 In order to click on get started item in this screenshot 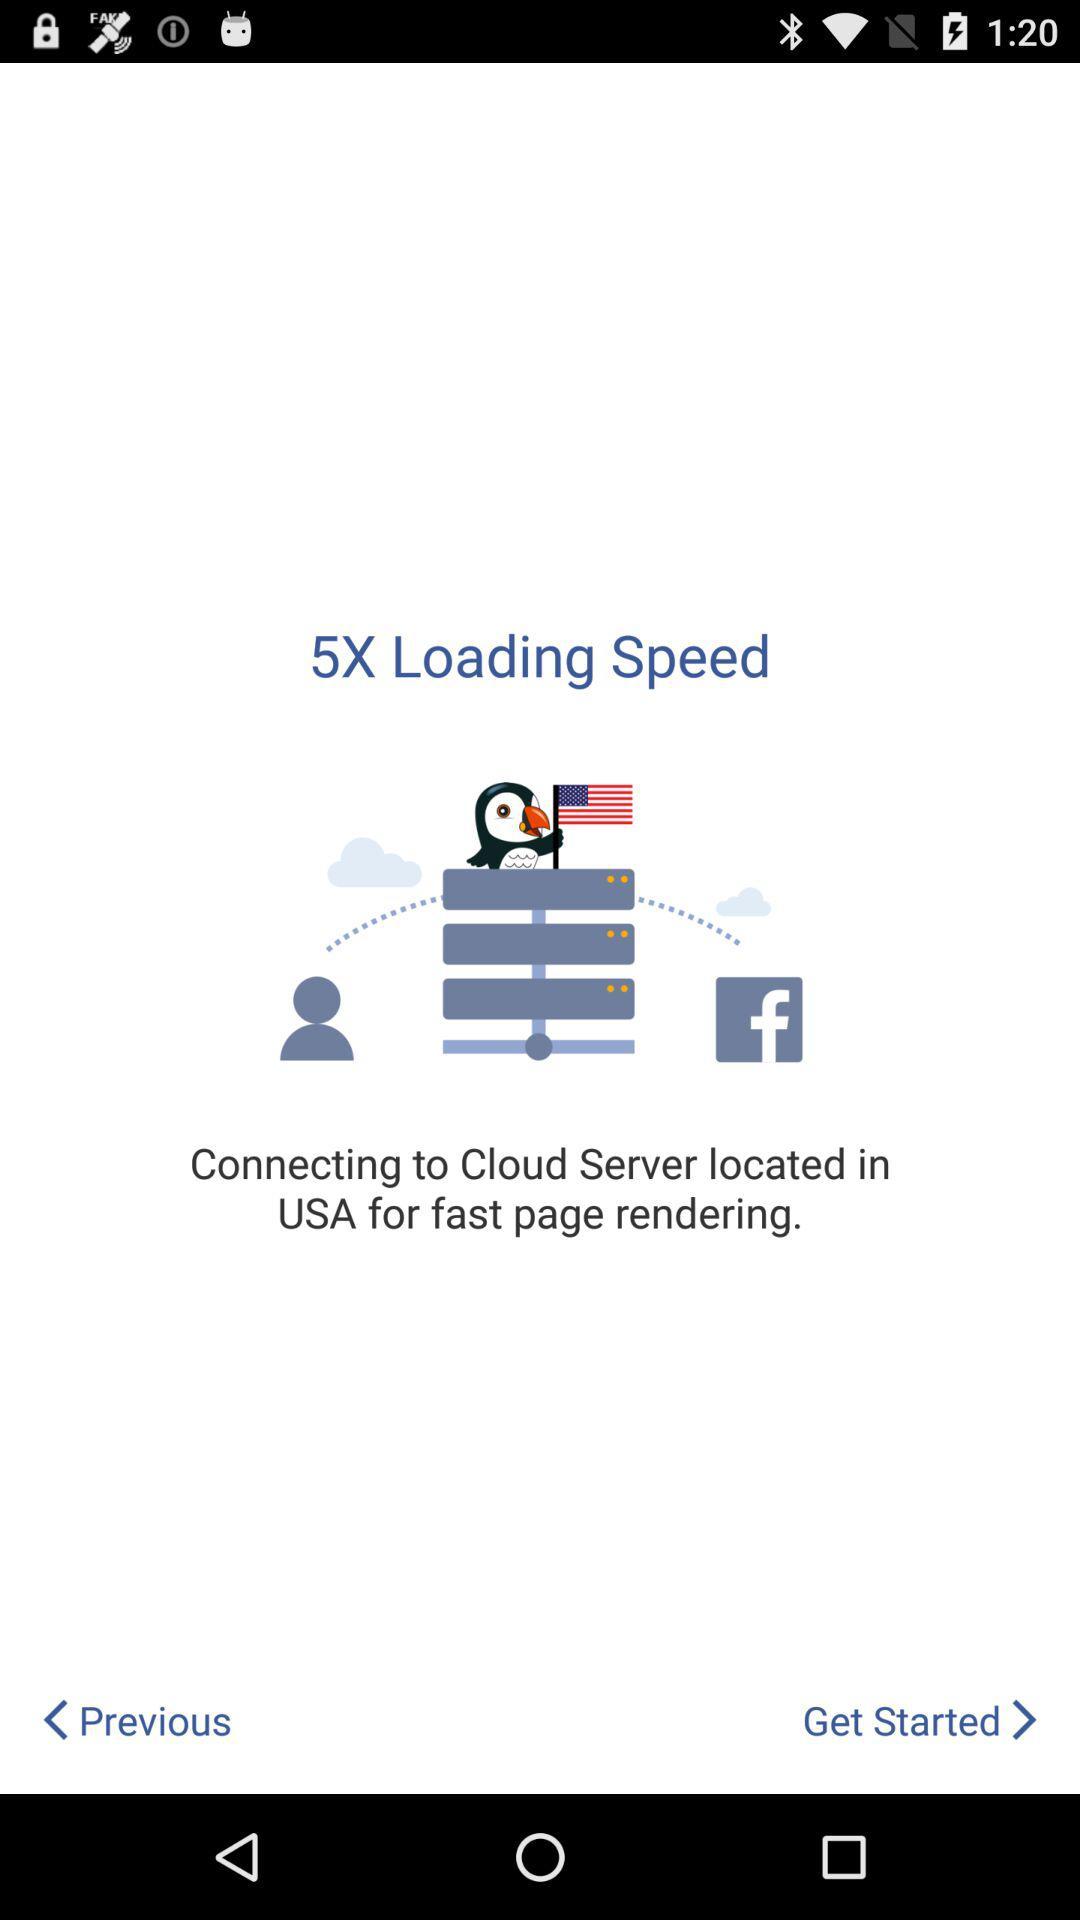, I will do `click(920, 1719)`.